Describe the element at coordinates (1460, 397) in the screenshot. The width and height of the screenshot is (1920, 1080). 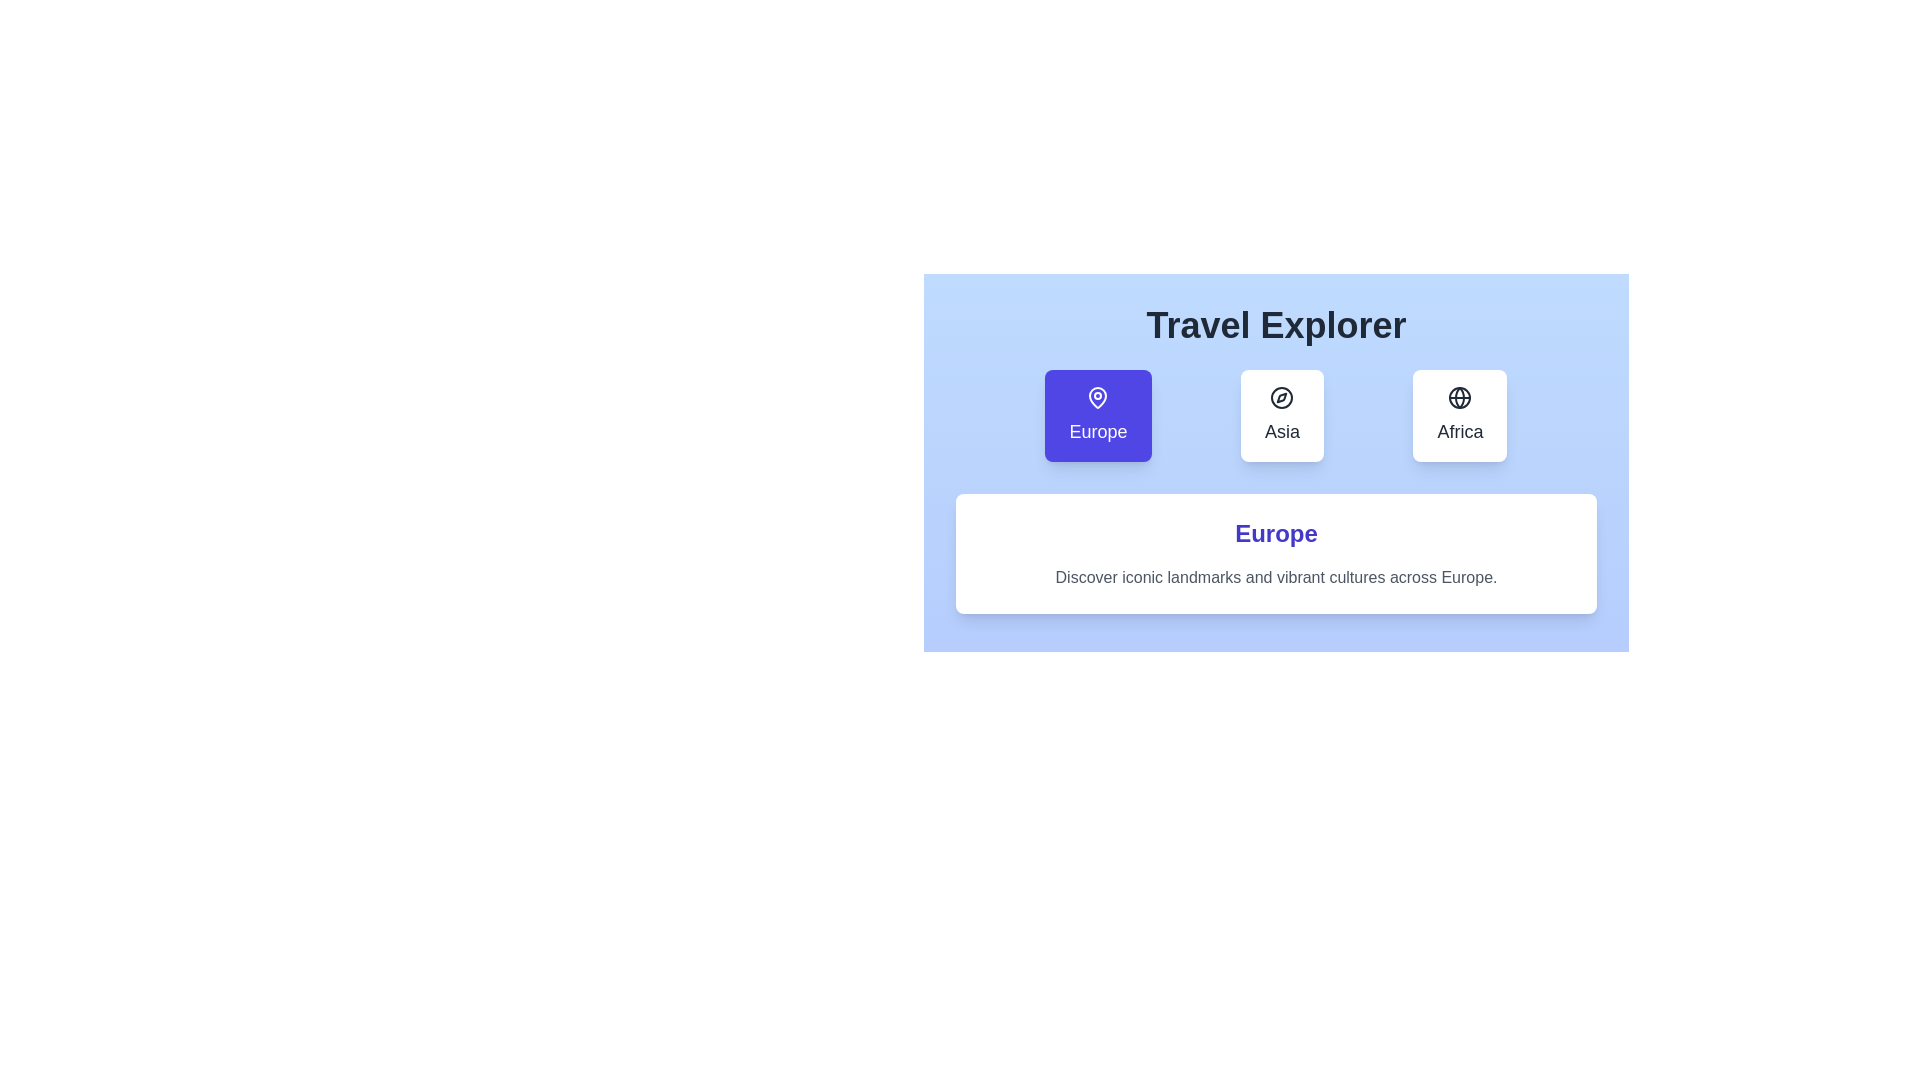
I see `the globe-shaped icon representing the 'Africa' option, which is located in the top-right section of the main interactive area` at that location.